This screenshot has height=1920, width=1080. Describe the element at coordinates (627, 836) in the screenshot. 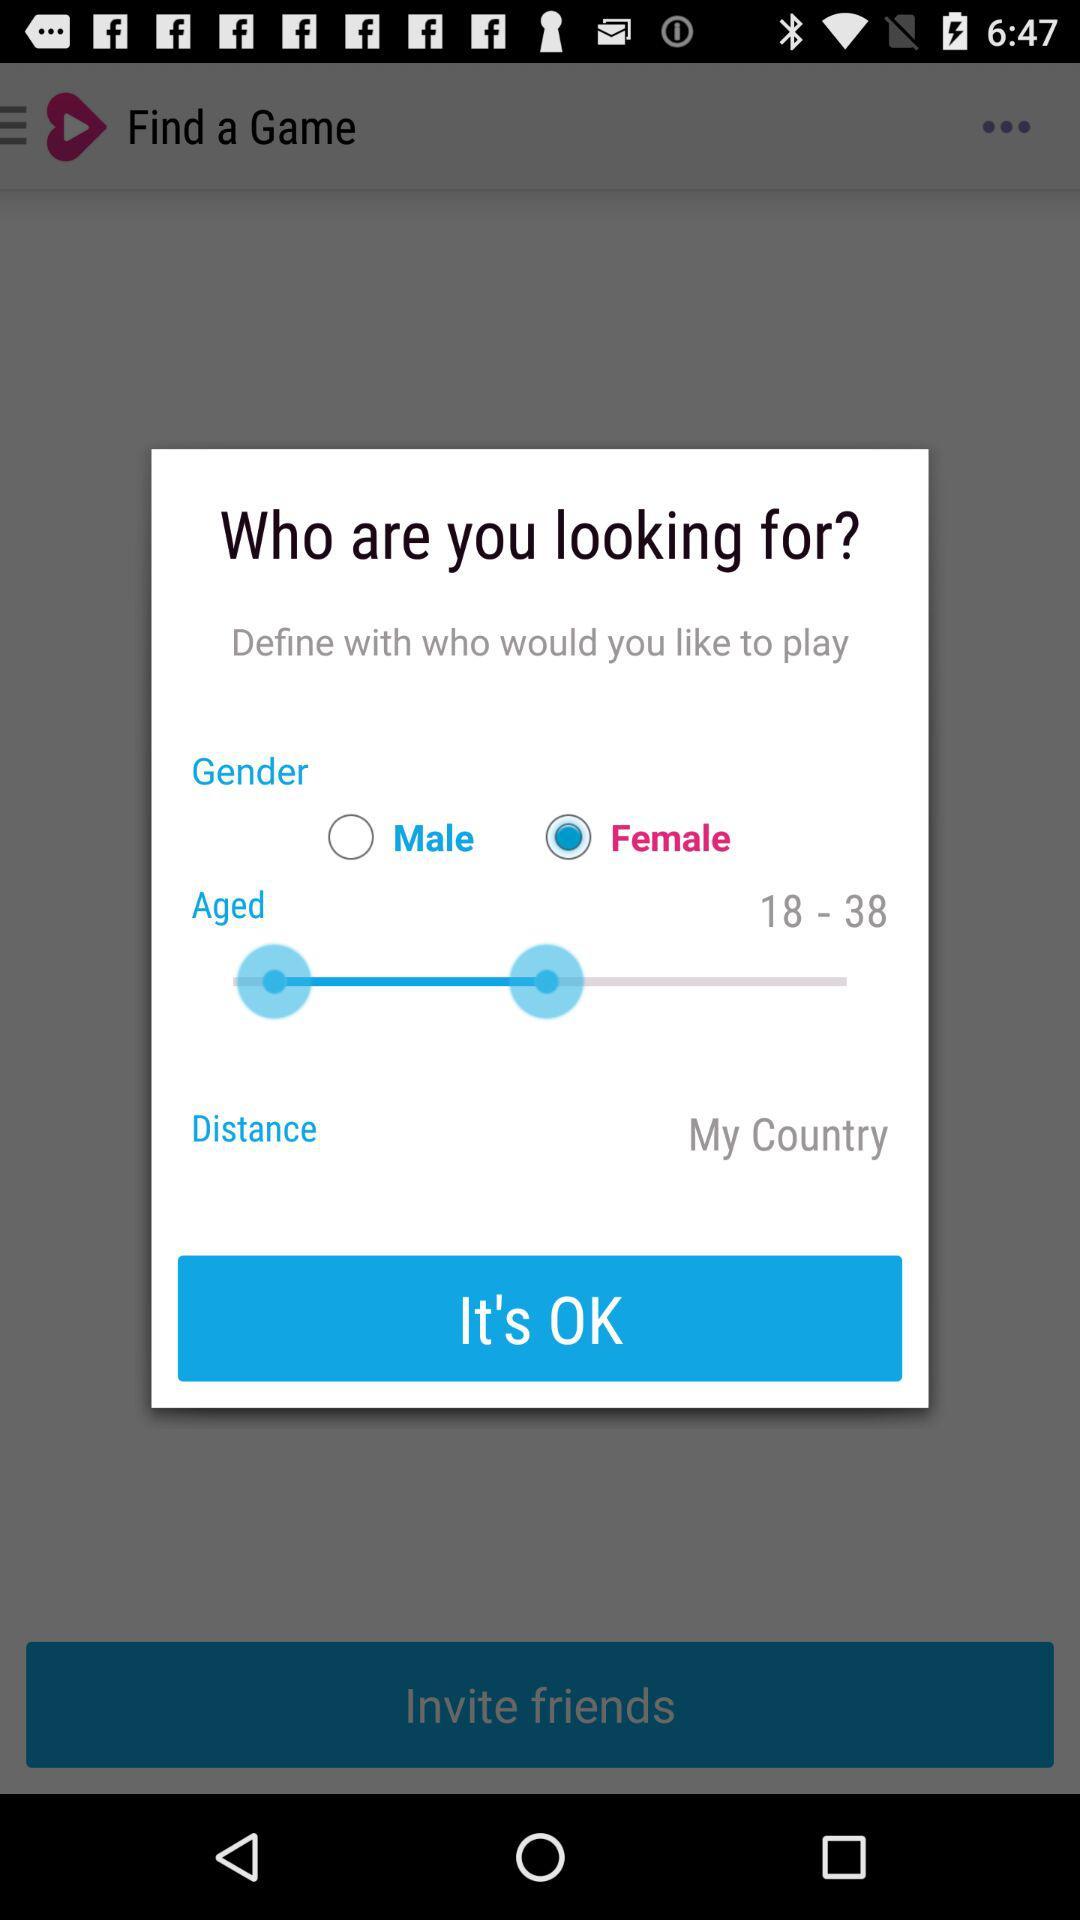

I see `female radio button` at that location.